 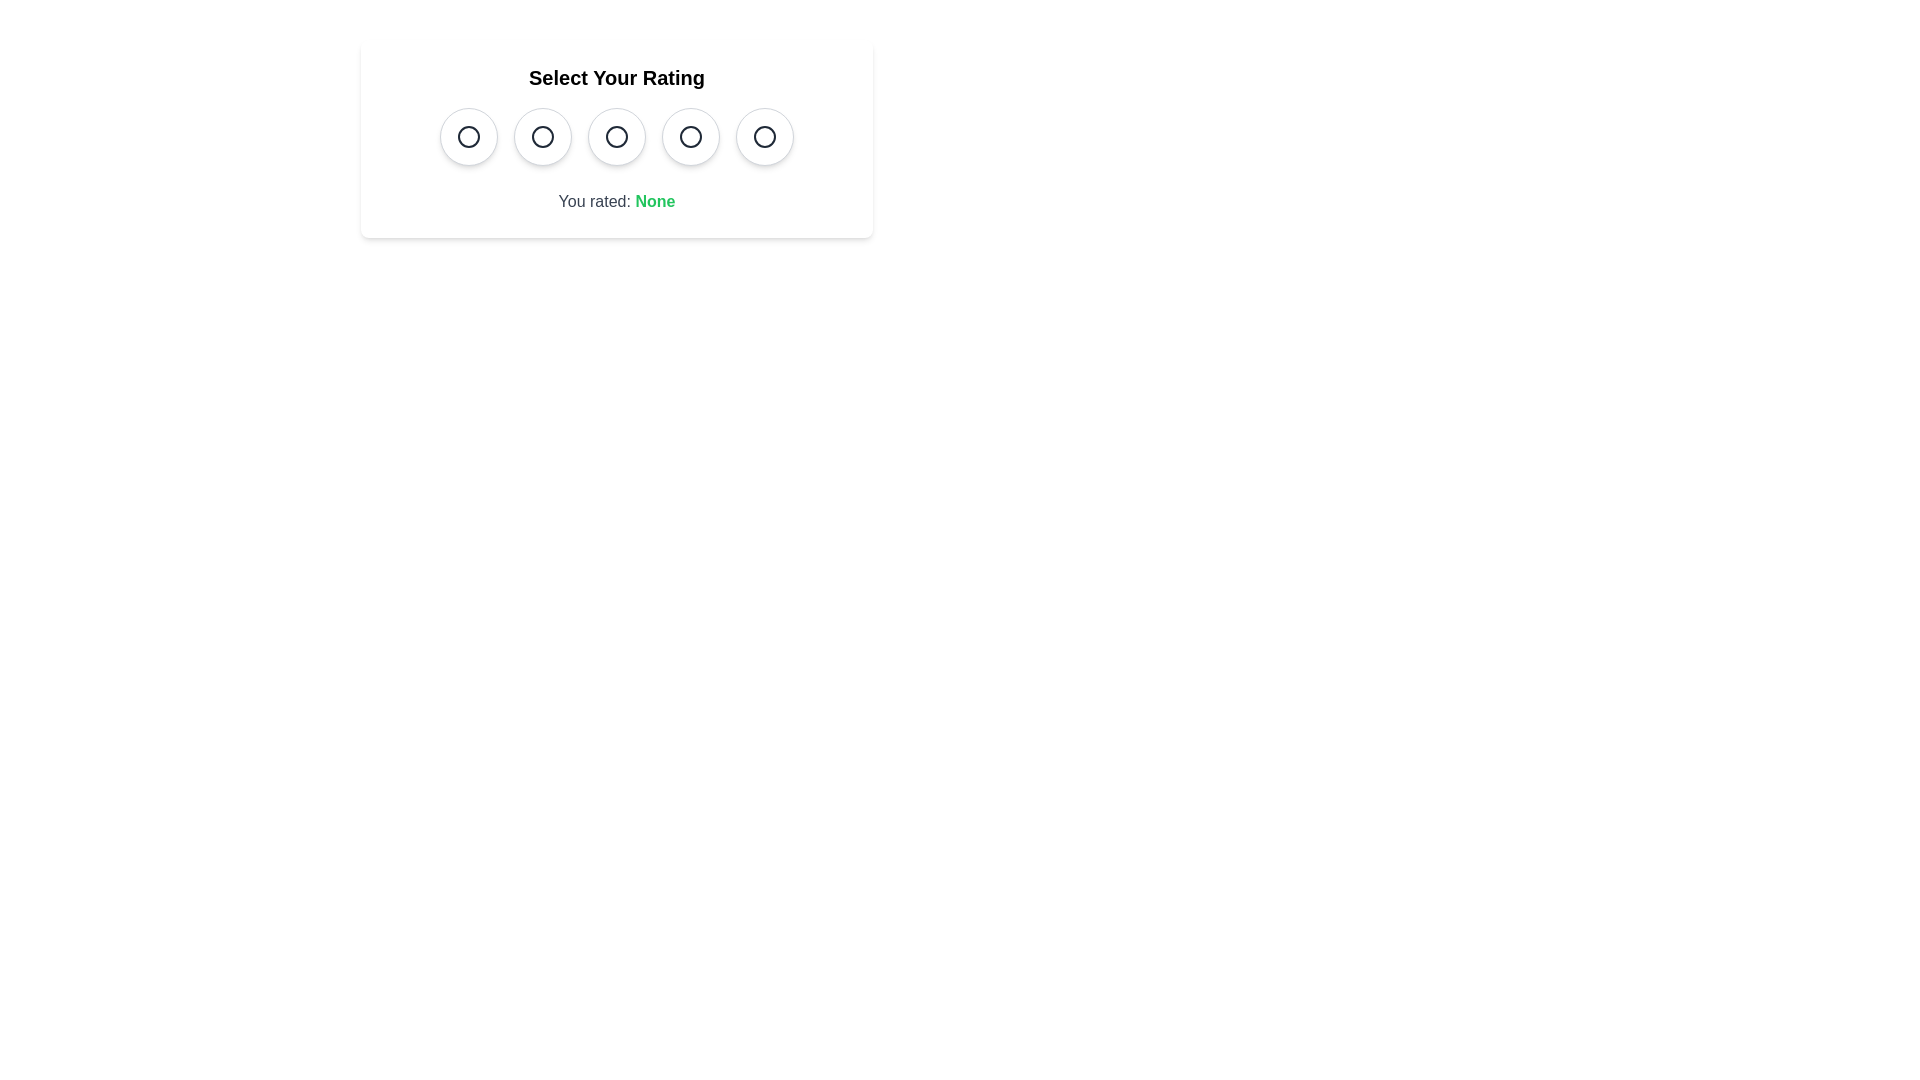 What do you see at coordinates (691, 136) in the screenshot?
I see `button corresponding to the rating 4` at bounding box center [691, 136].